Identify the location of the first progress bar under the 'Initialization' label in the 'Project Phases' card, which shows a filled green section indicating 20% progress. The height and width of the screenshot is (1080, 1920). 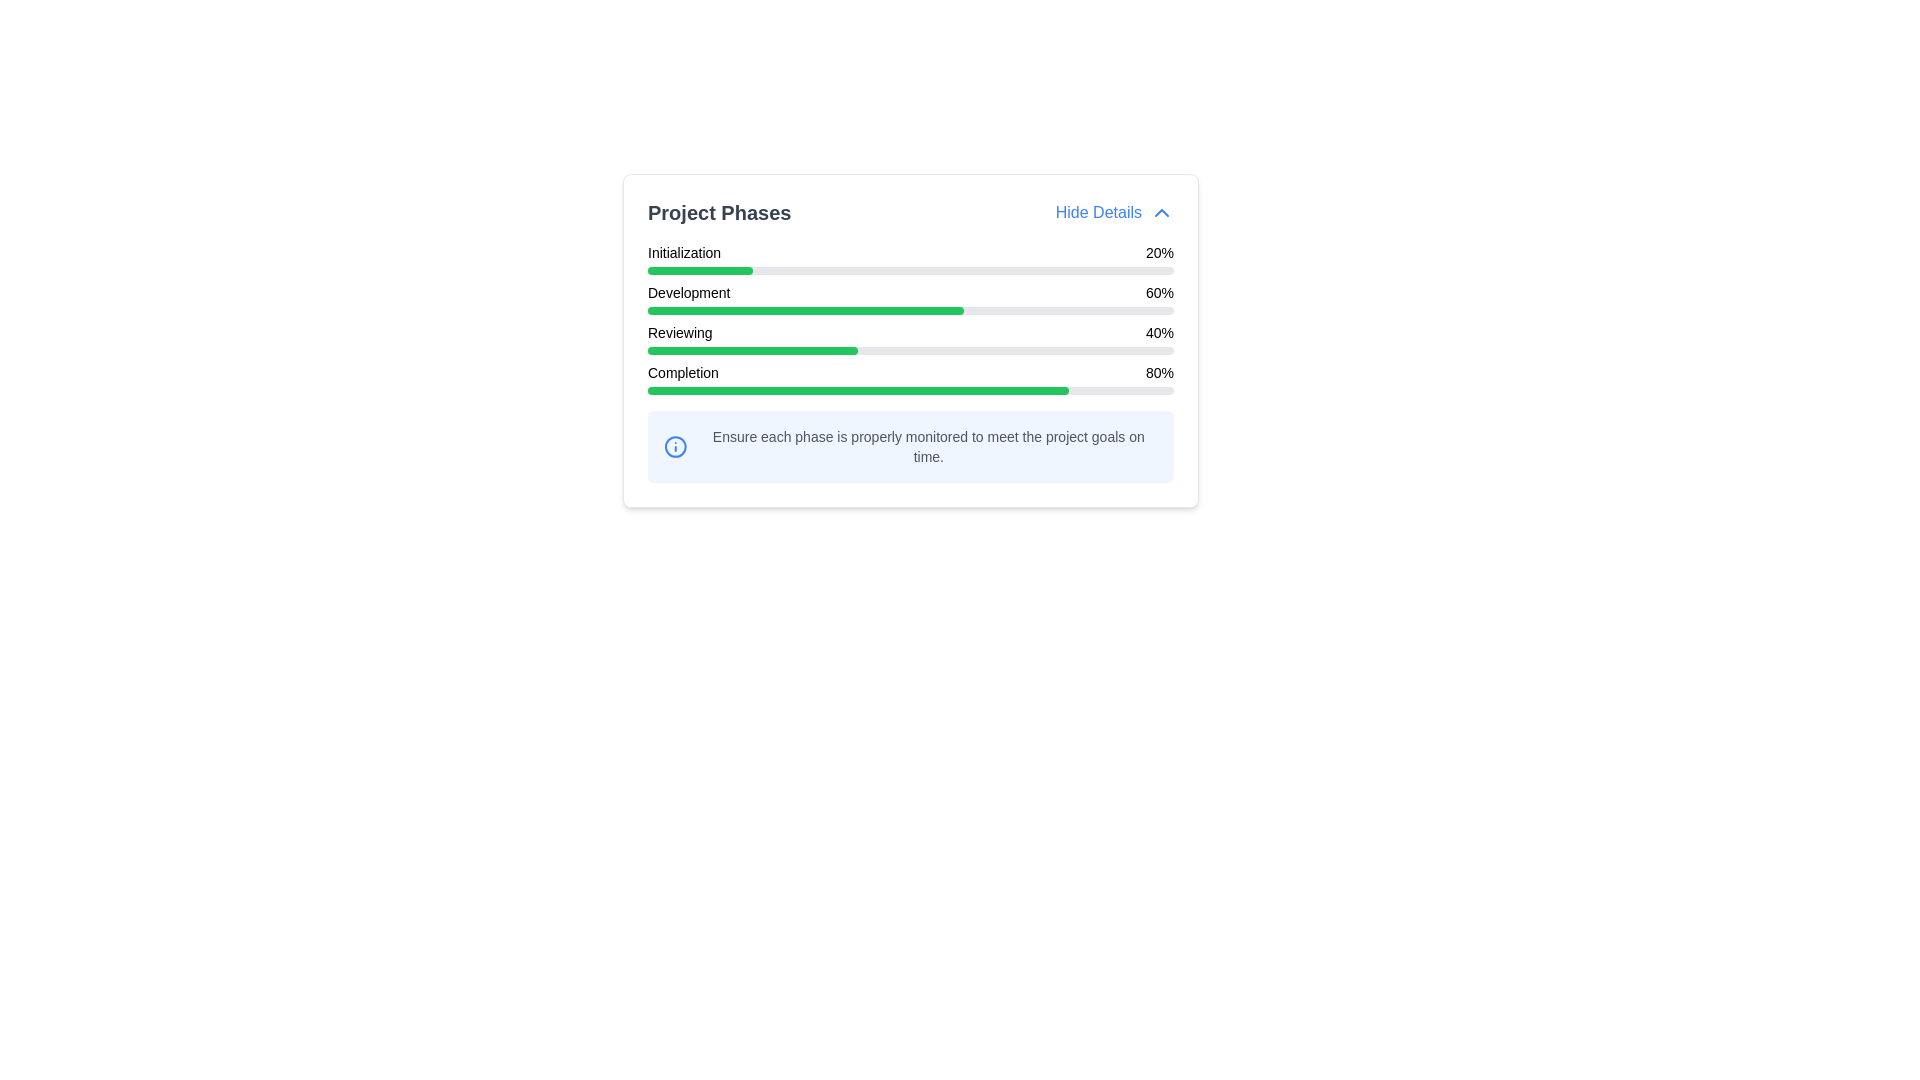
(910, 270).